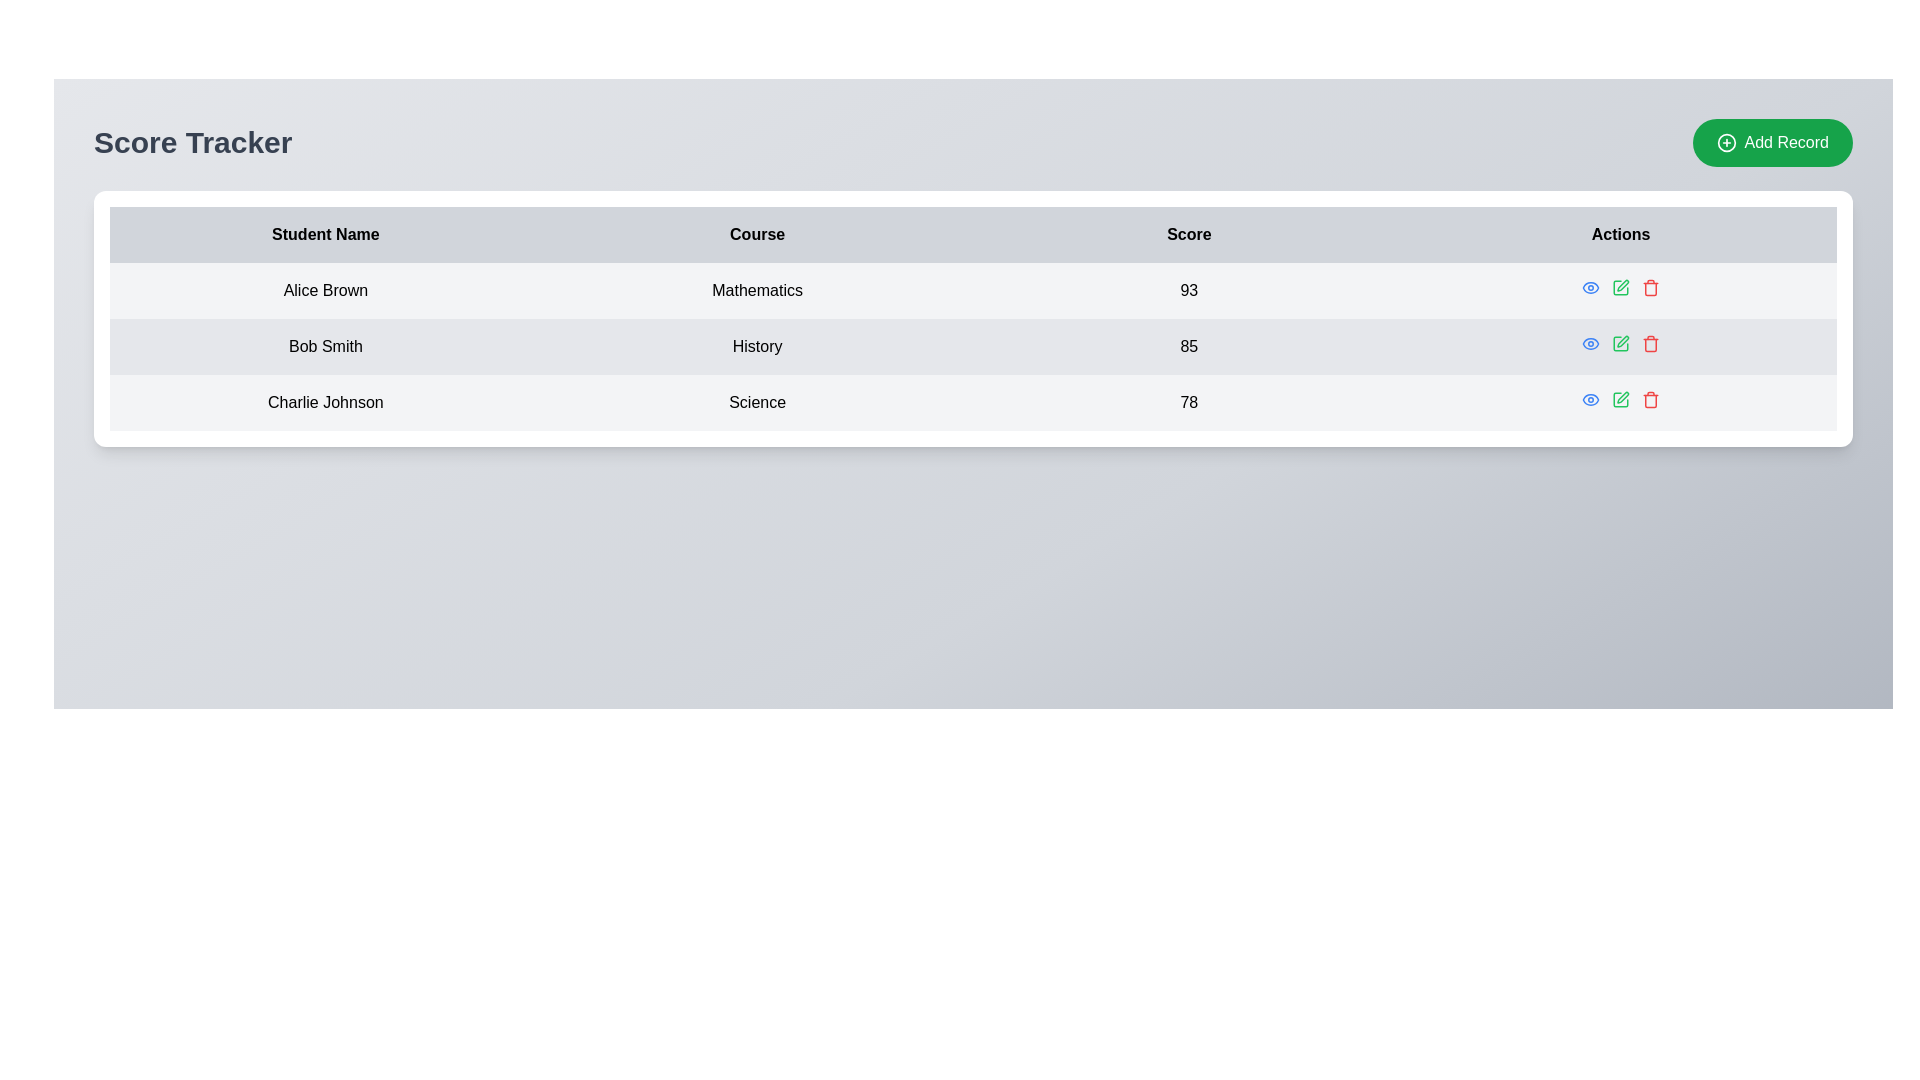 This screenshot has height=1080, width=1920. Describe the element at coordinates (1651, 289) in the screenshot. I see `the red trash can icon in the 'Actions' column of the third row` at that location.